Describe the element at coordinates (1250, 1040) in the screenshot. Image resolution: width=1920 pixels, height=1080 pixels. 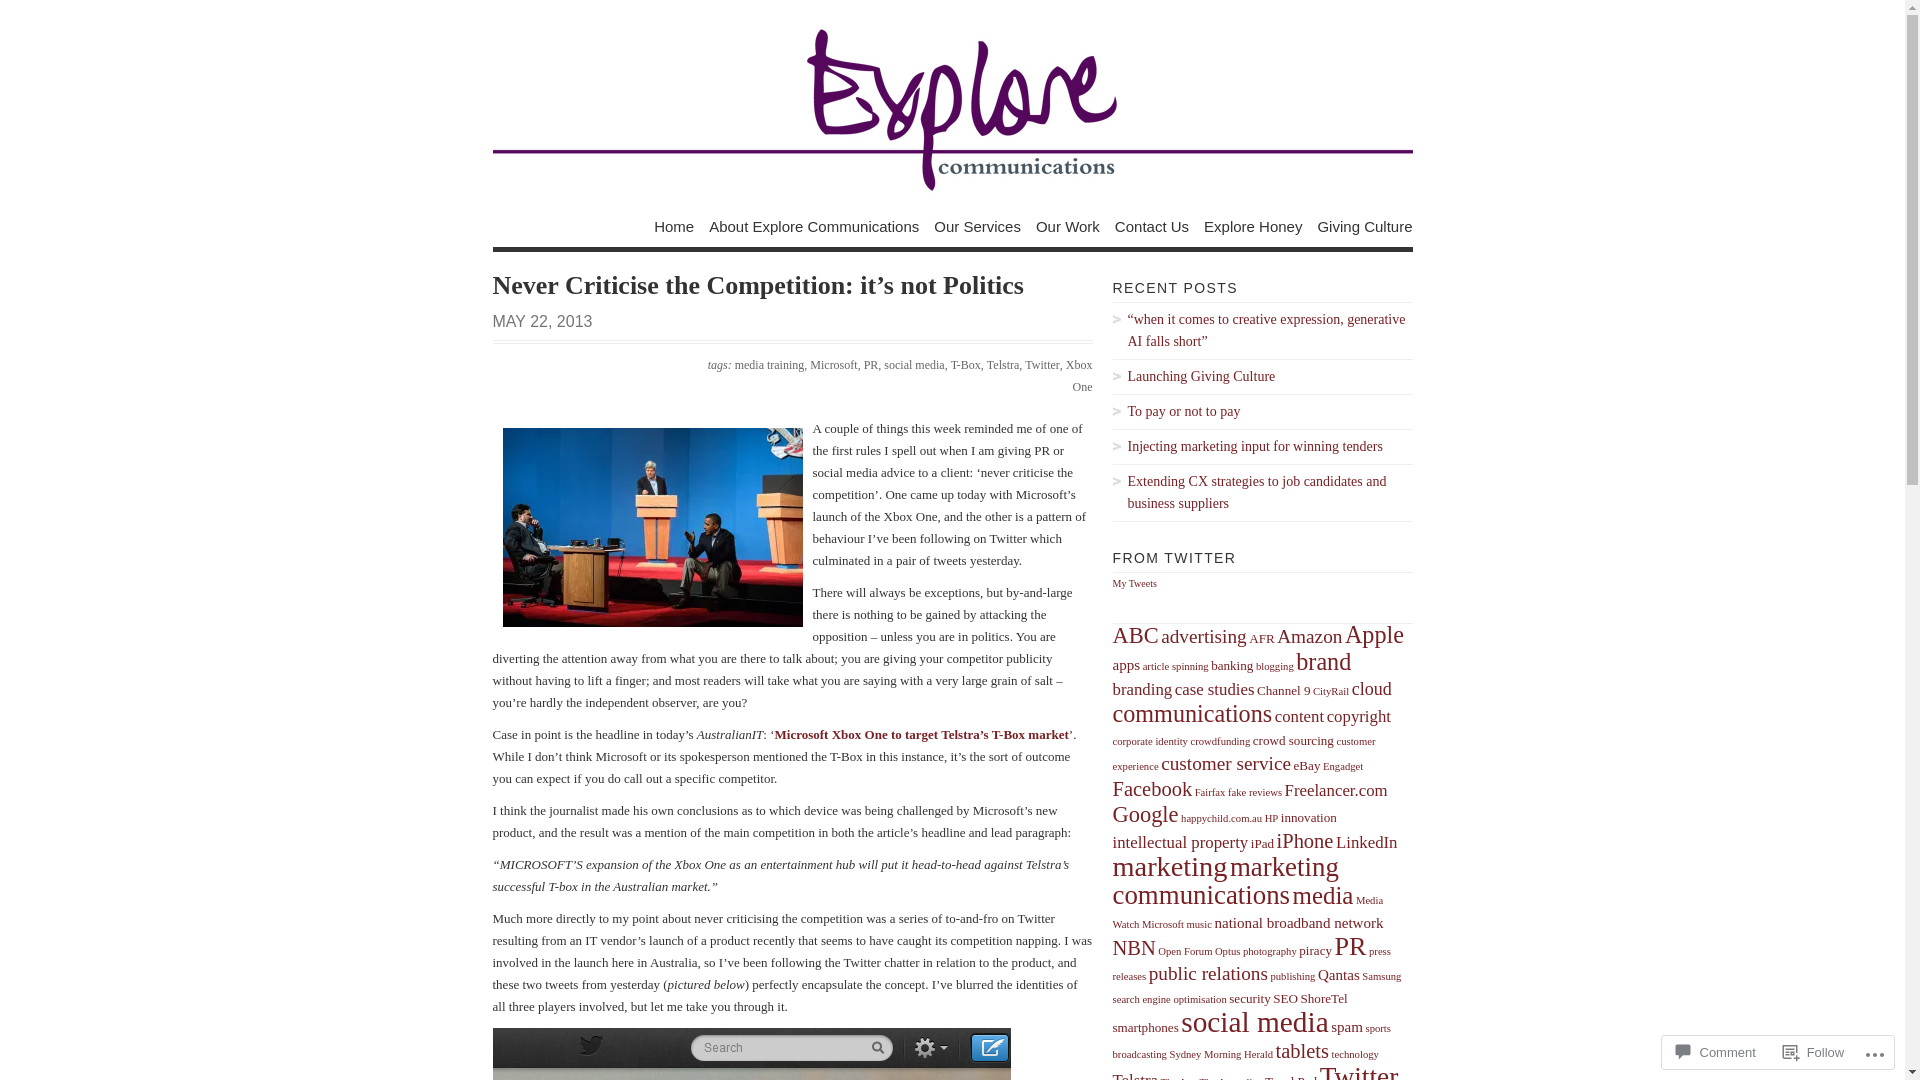
I see `'sports broadcasting'` at that location.